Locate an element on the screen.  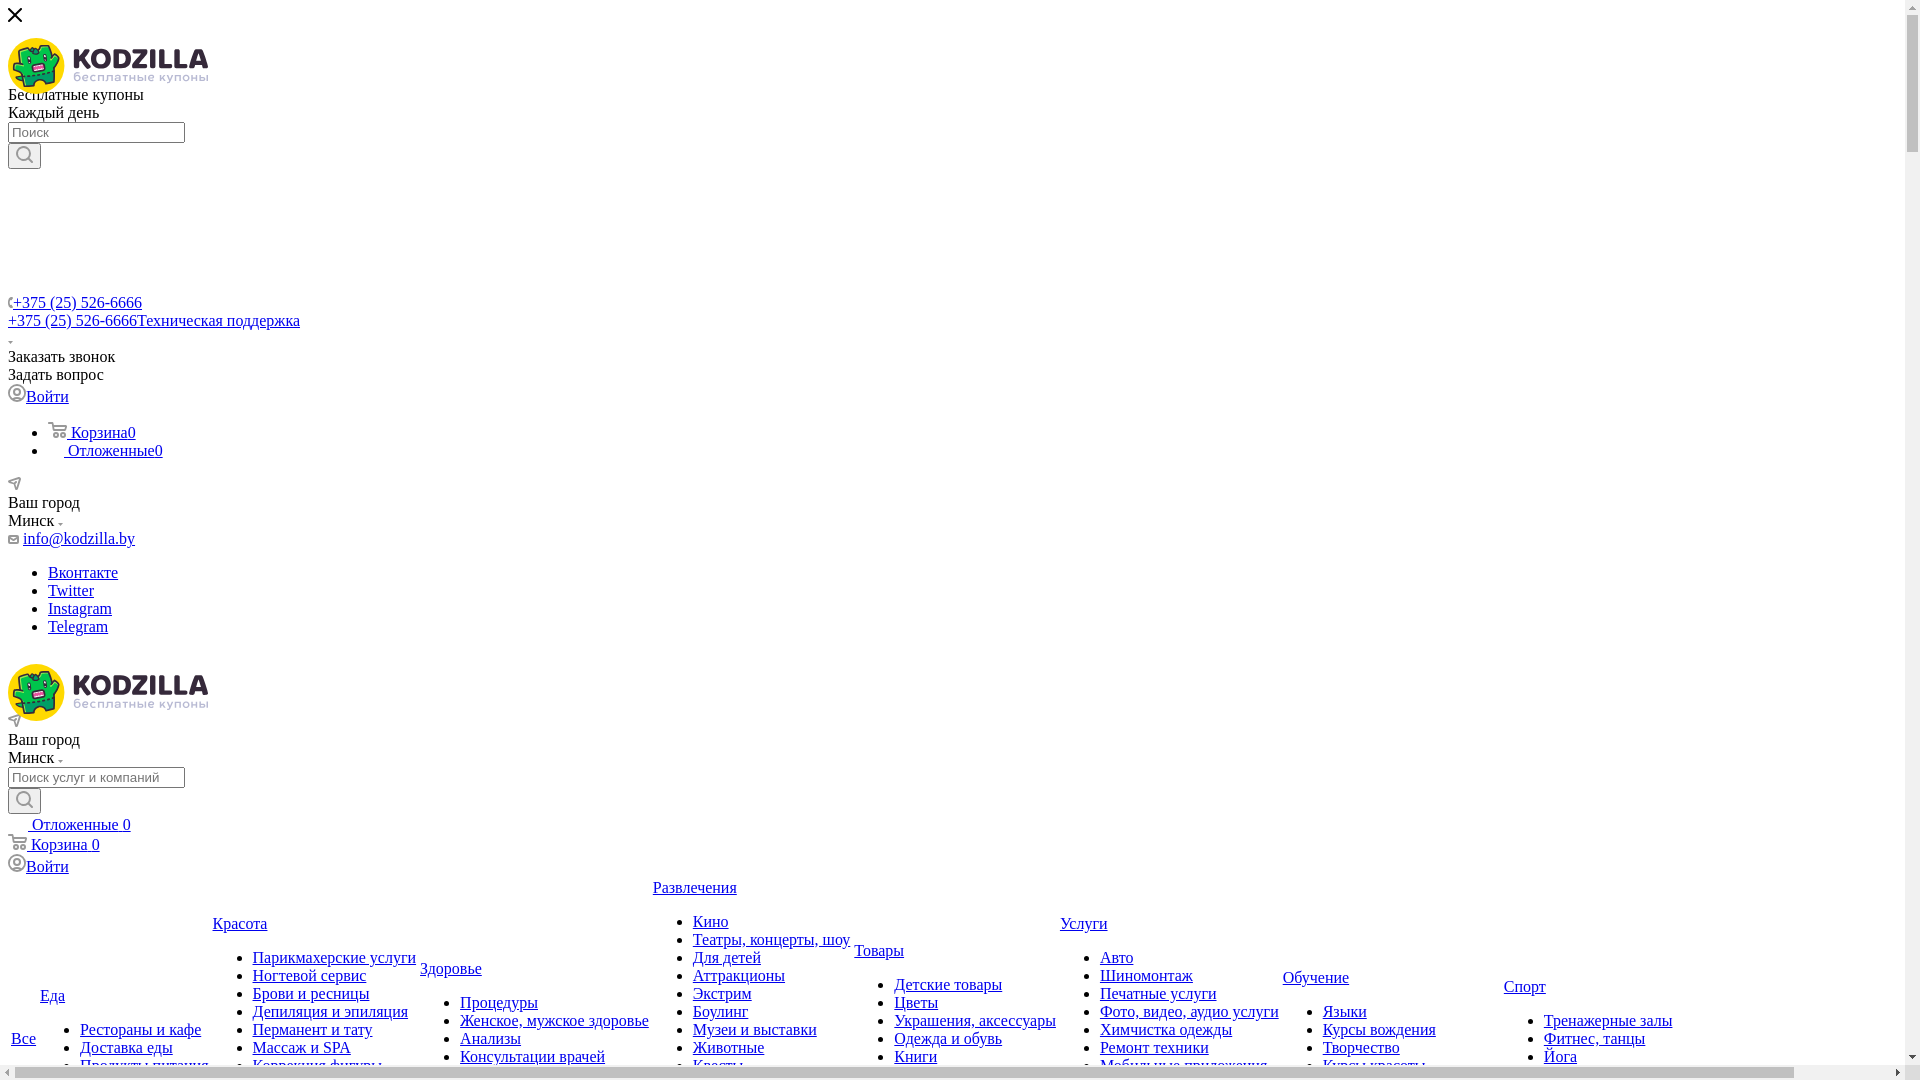
'Telegram' is located at coordinates (77, 625).